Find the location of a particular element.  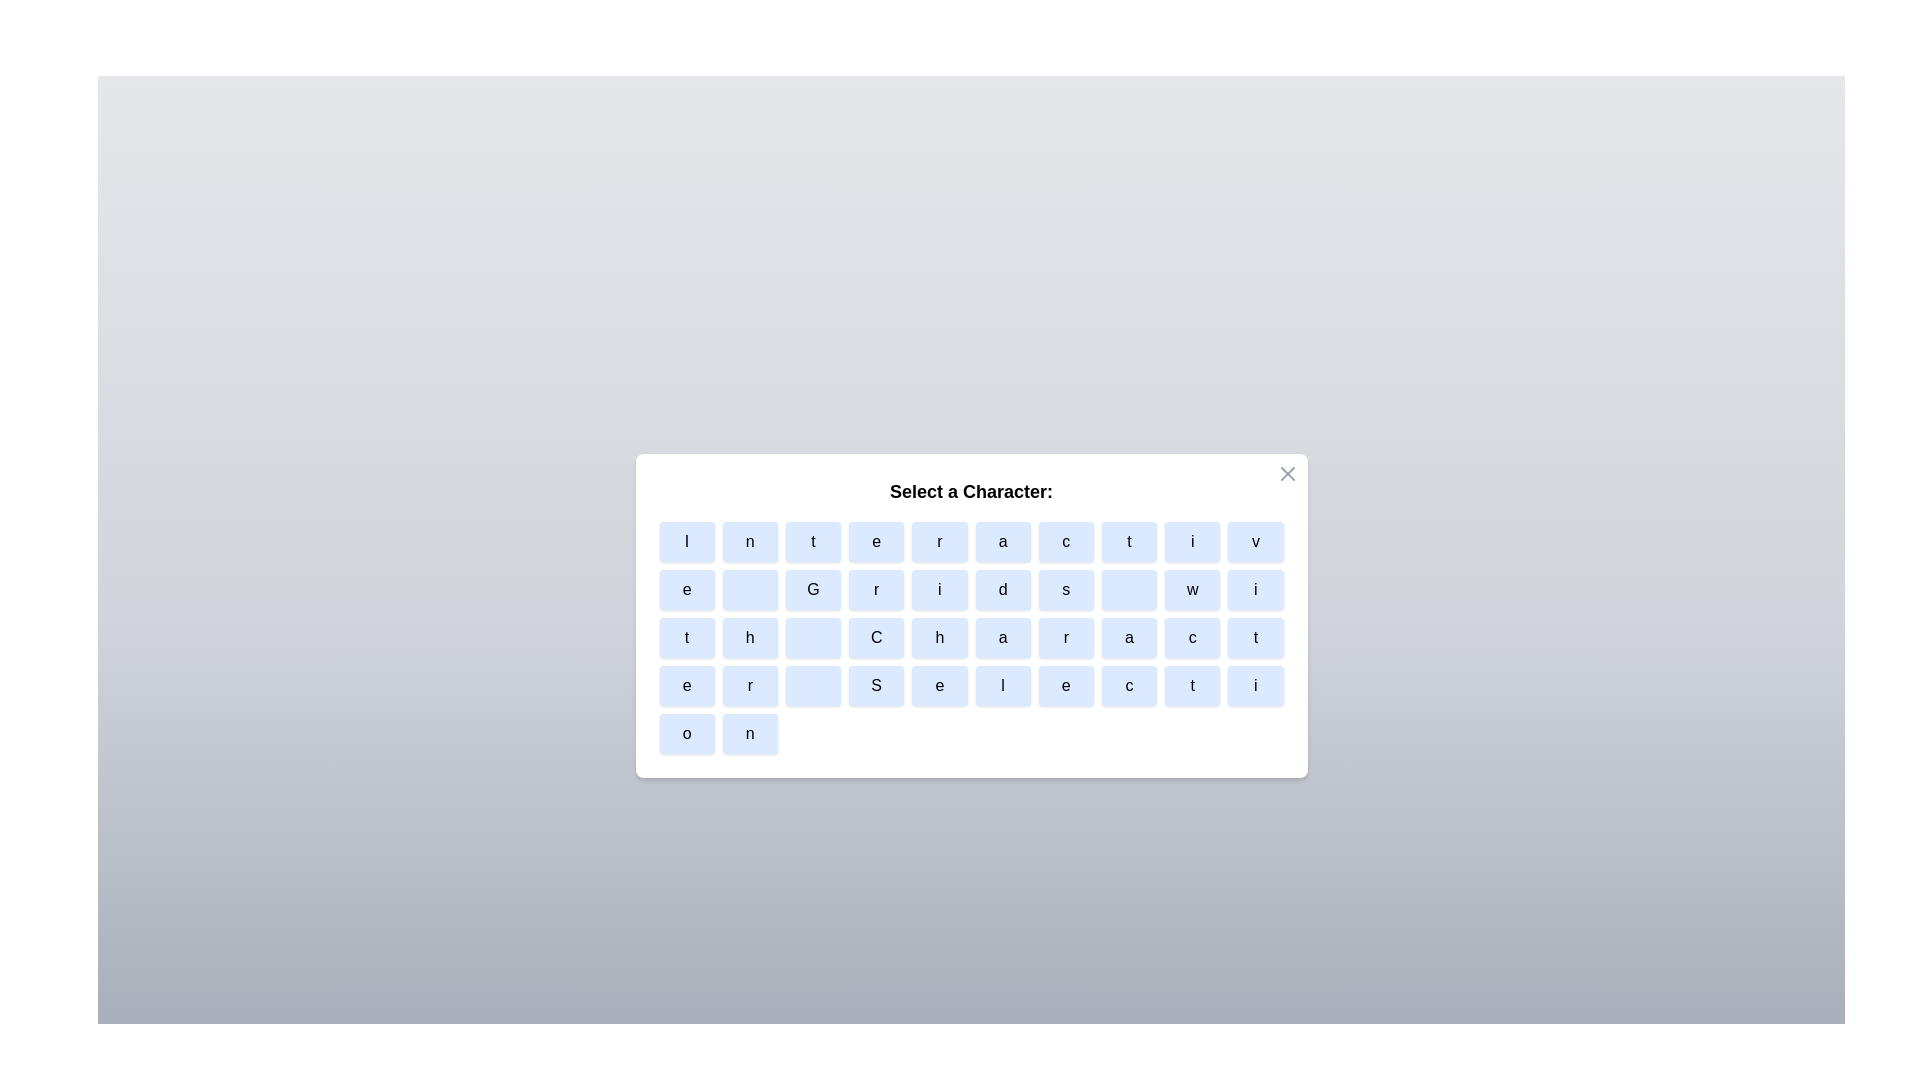

the character button labeled I is located at coordinates (687, 542).